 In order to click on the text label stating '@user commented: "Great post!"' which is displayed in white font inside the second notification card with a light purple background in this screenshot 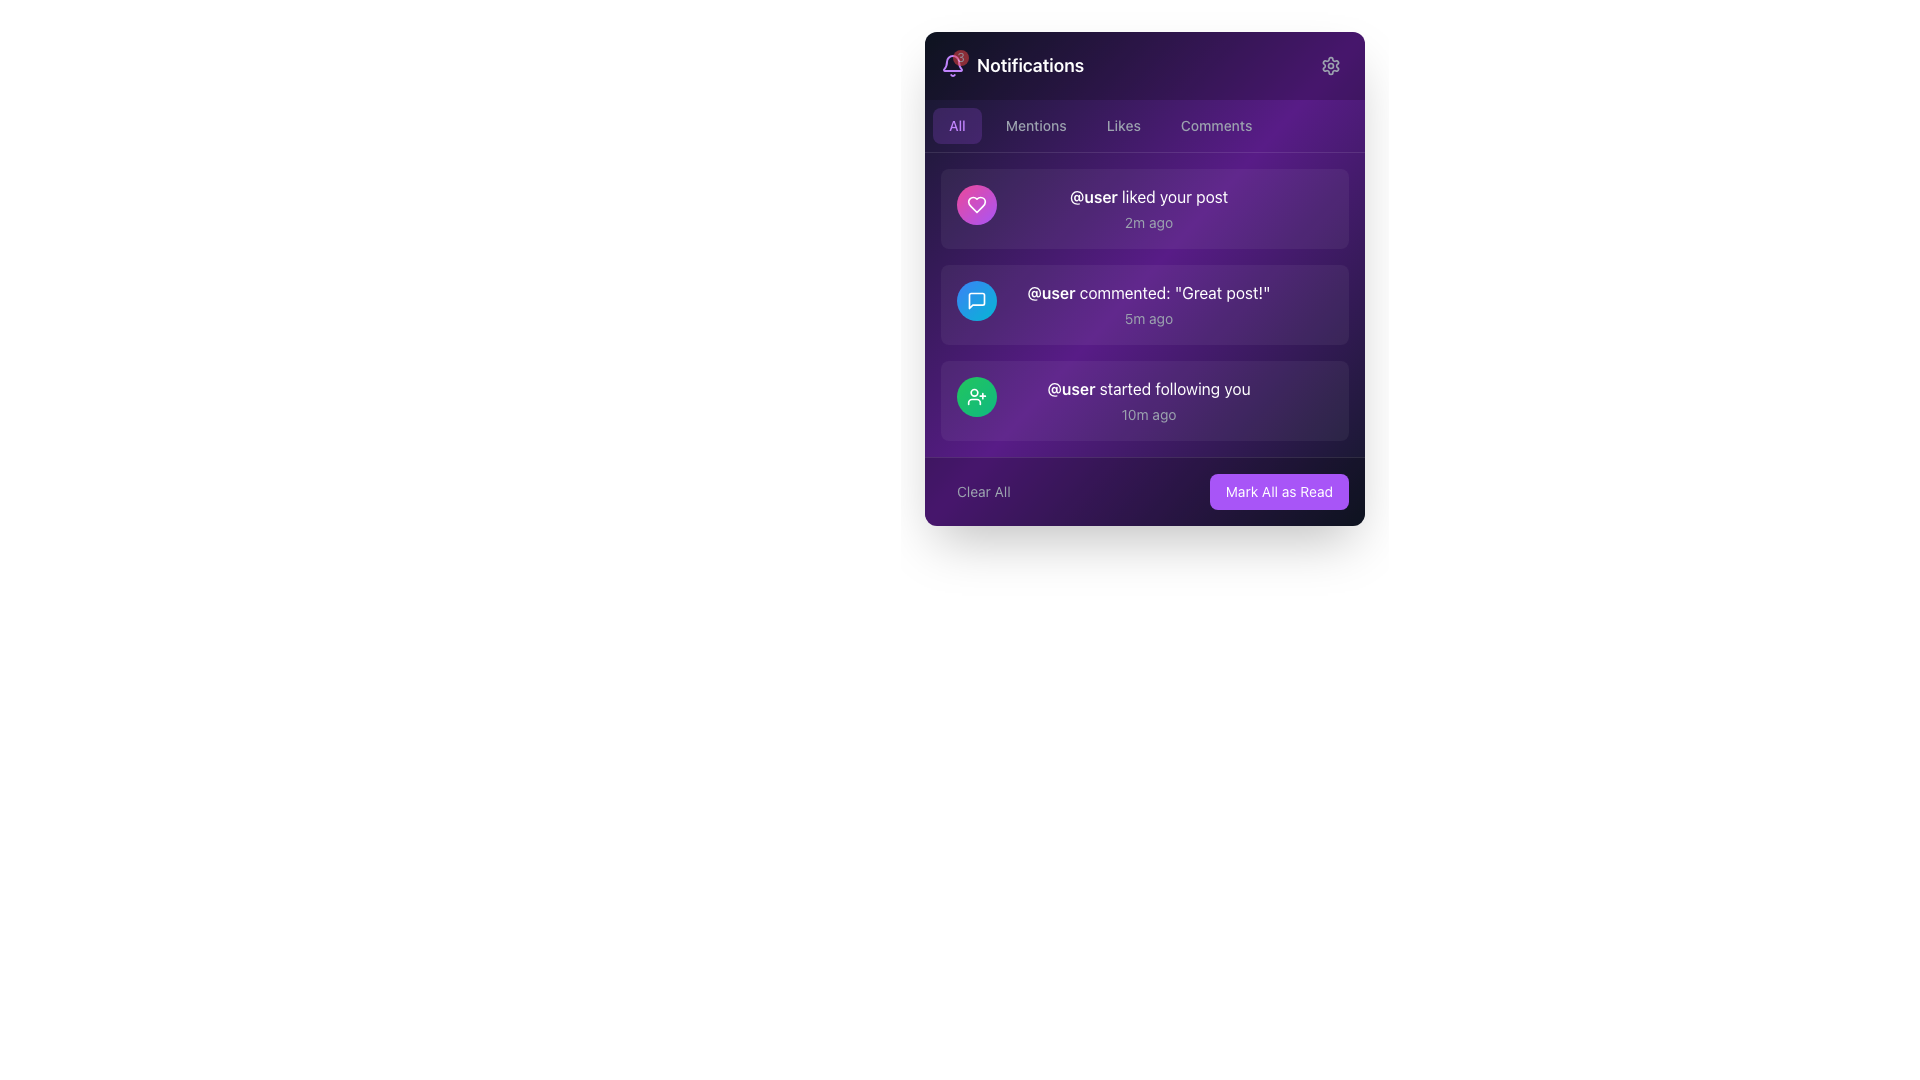, I will do `click(1148, 293)`.